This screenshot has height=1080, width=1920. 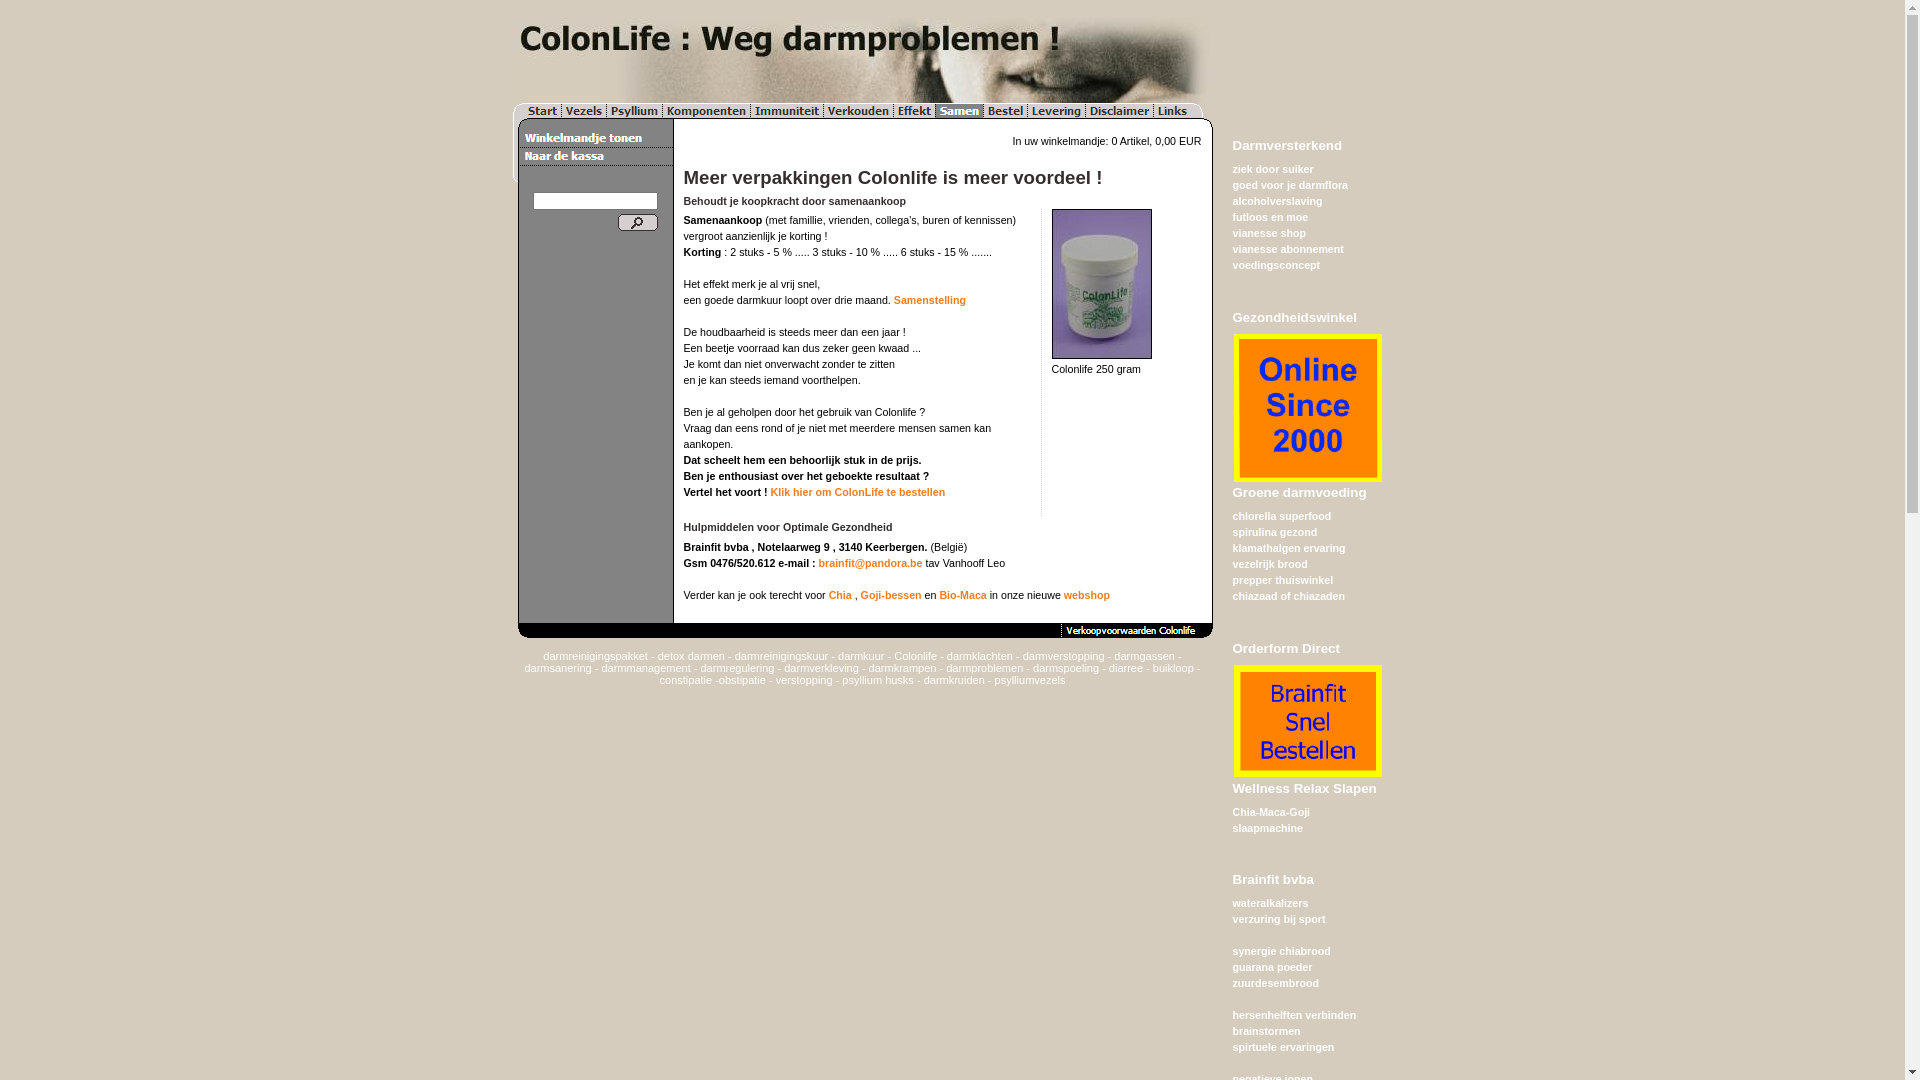 What do you see at coordinates (1275, 264) in the screenshot?
I see `'voedingsconcept'` at bounding box center [1275, 264].